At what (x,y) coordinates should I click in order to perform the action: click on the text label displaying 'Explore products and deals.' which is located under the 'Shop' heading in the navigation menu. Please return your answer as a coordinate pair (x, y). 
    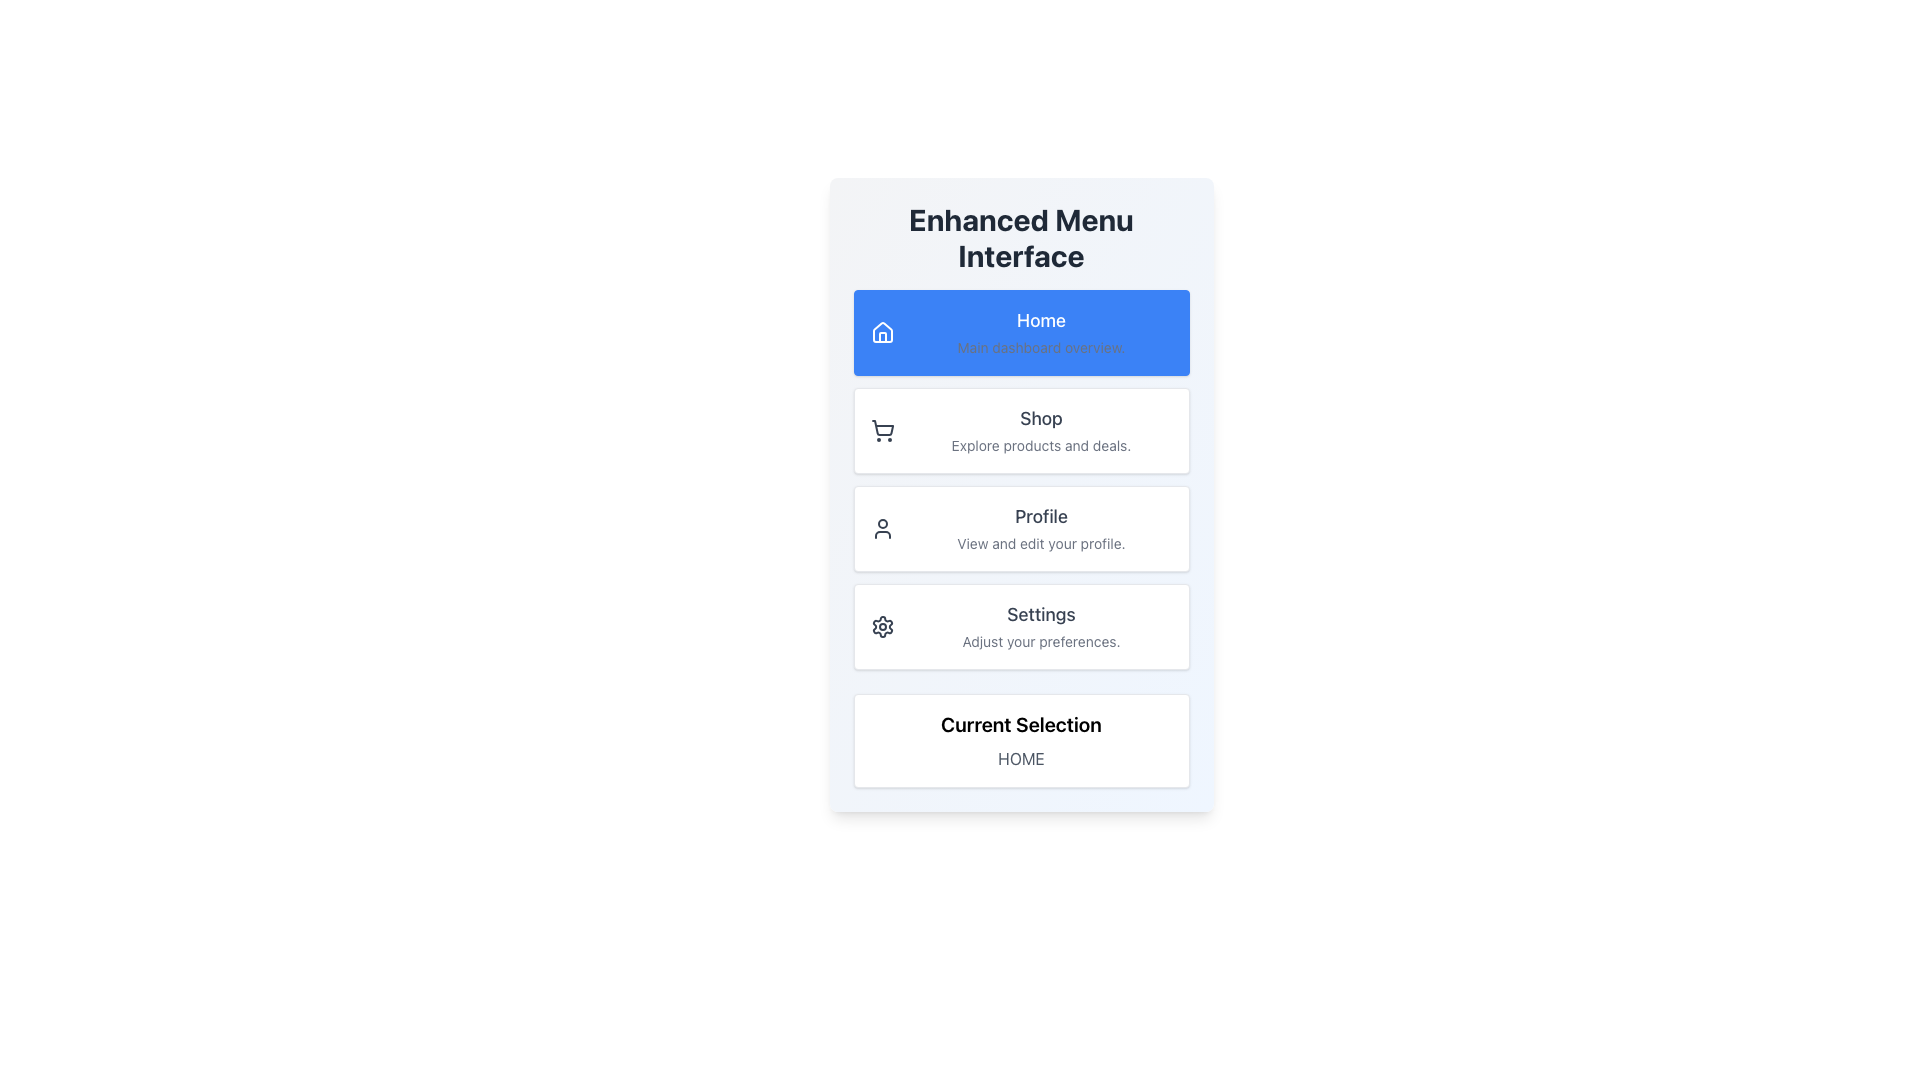
    Looking at the image, I should click on (1040, 444).